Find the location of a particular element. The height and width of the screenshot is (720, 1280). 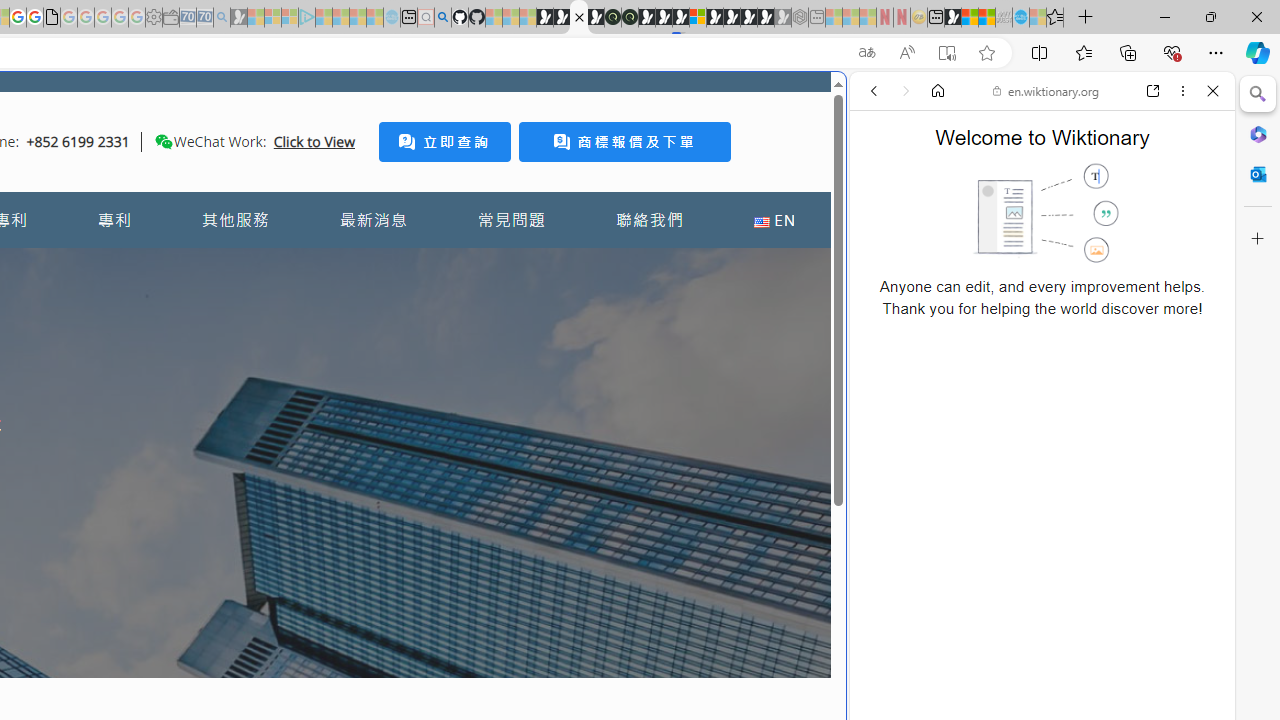

'Services - Maintenance | Sky Blue Bikes - Sky Blue Bikes' is located at coordinates (1020, 17).